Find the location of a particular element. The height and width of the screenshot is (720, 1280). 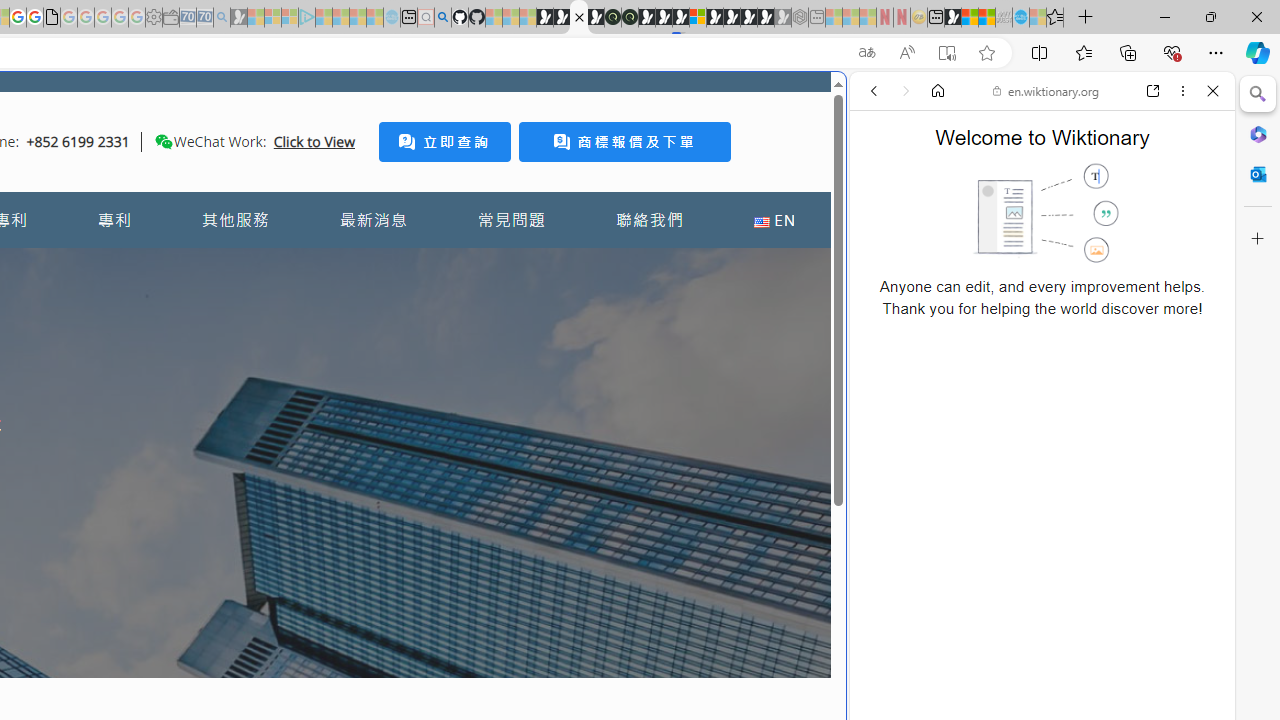

'Services - Maintenance | Sky Blue Bikes - Sky Blue Bikes' is located at coordinates (1020, 17).